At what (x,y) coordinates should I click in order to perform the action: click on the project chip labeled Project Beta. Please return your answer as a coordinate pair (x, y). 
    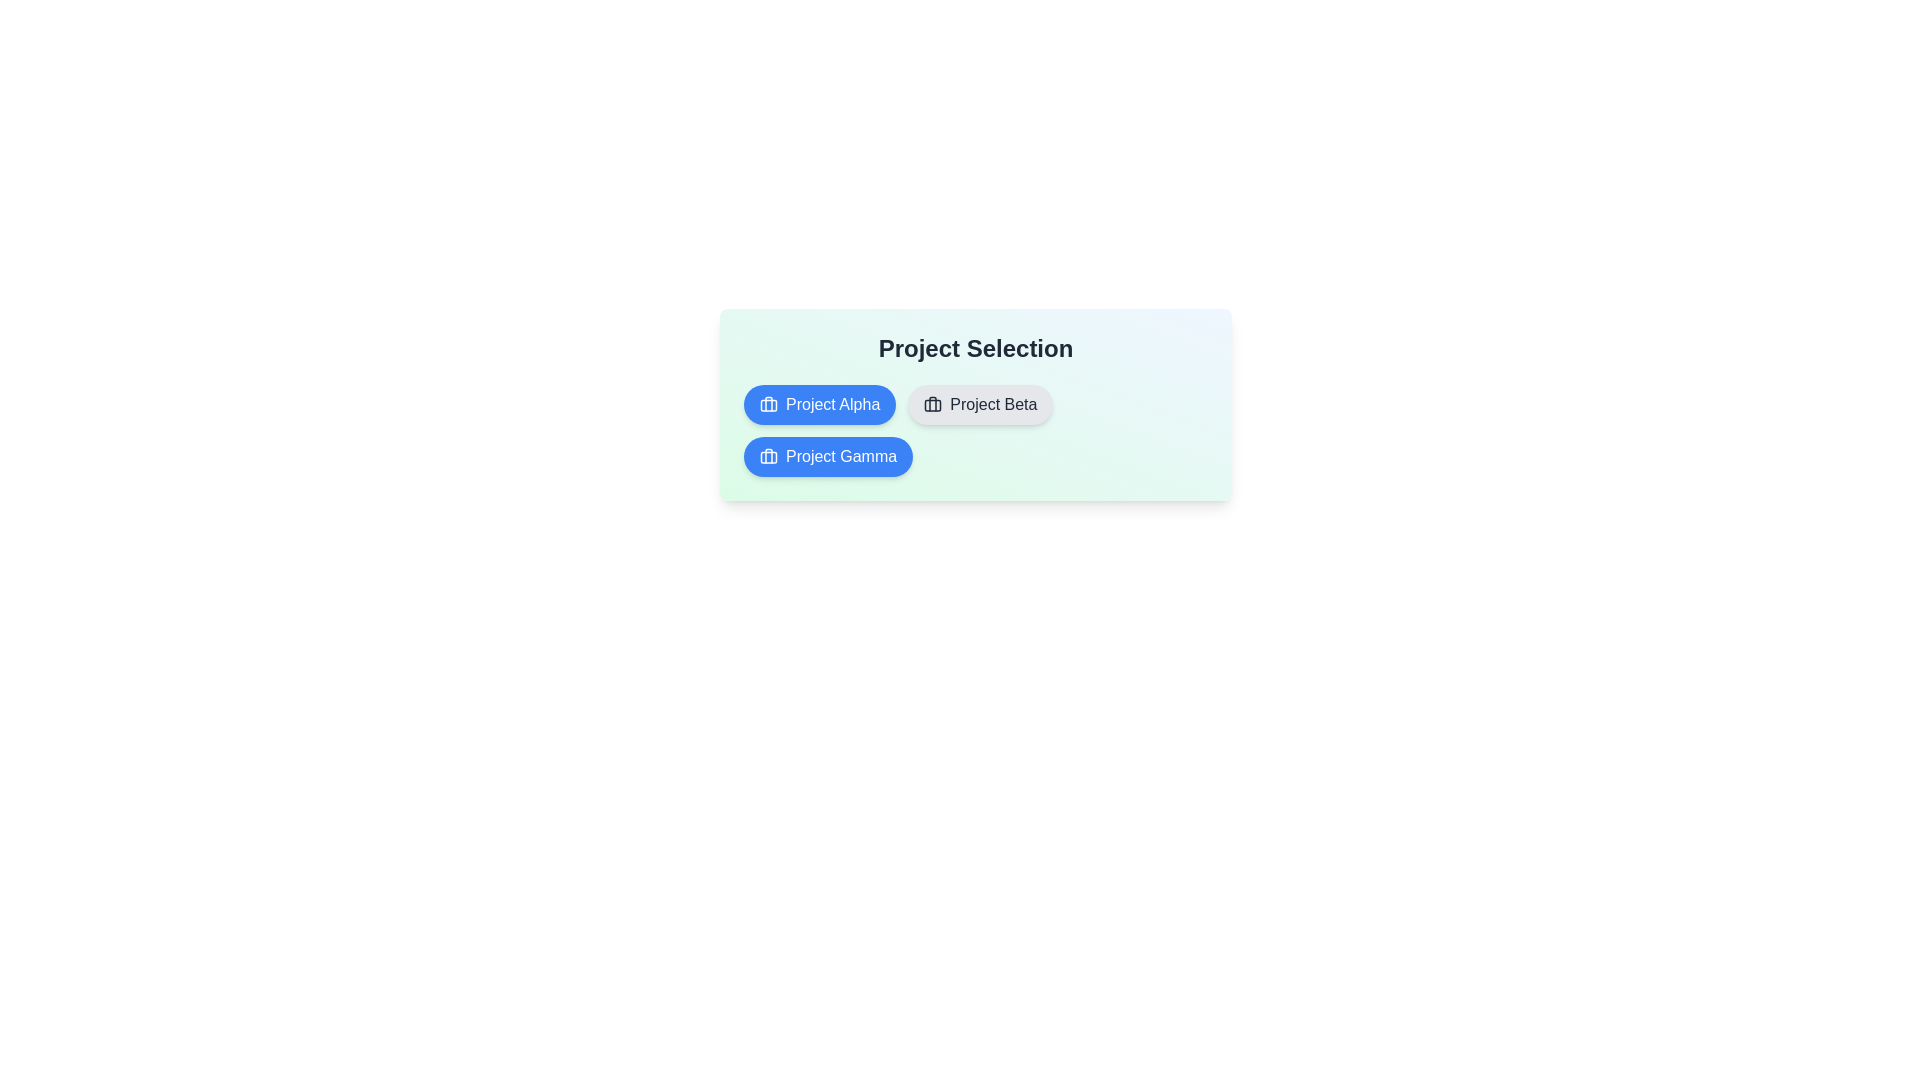
    Looking at the image, I should click on (979, 405).